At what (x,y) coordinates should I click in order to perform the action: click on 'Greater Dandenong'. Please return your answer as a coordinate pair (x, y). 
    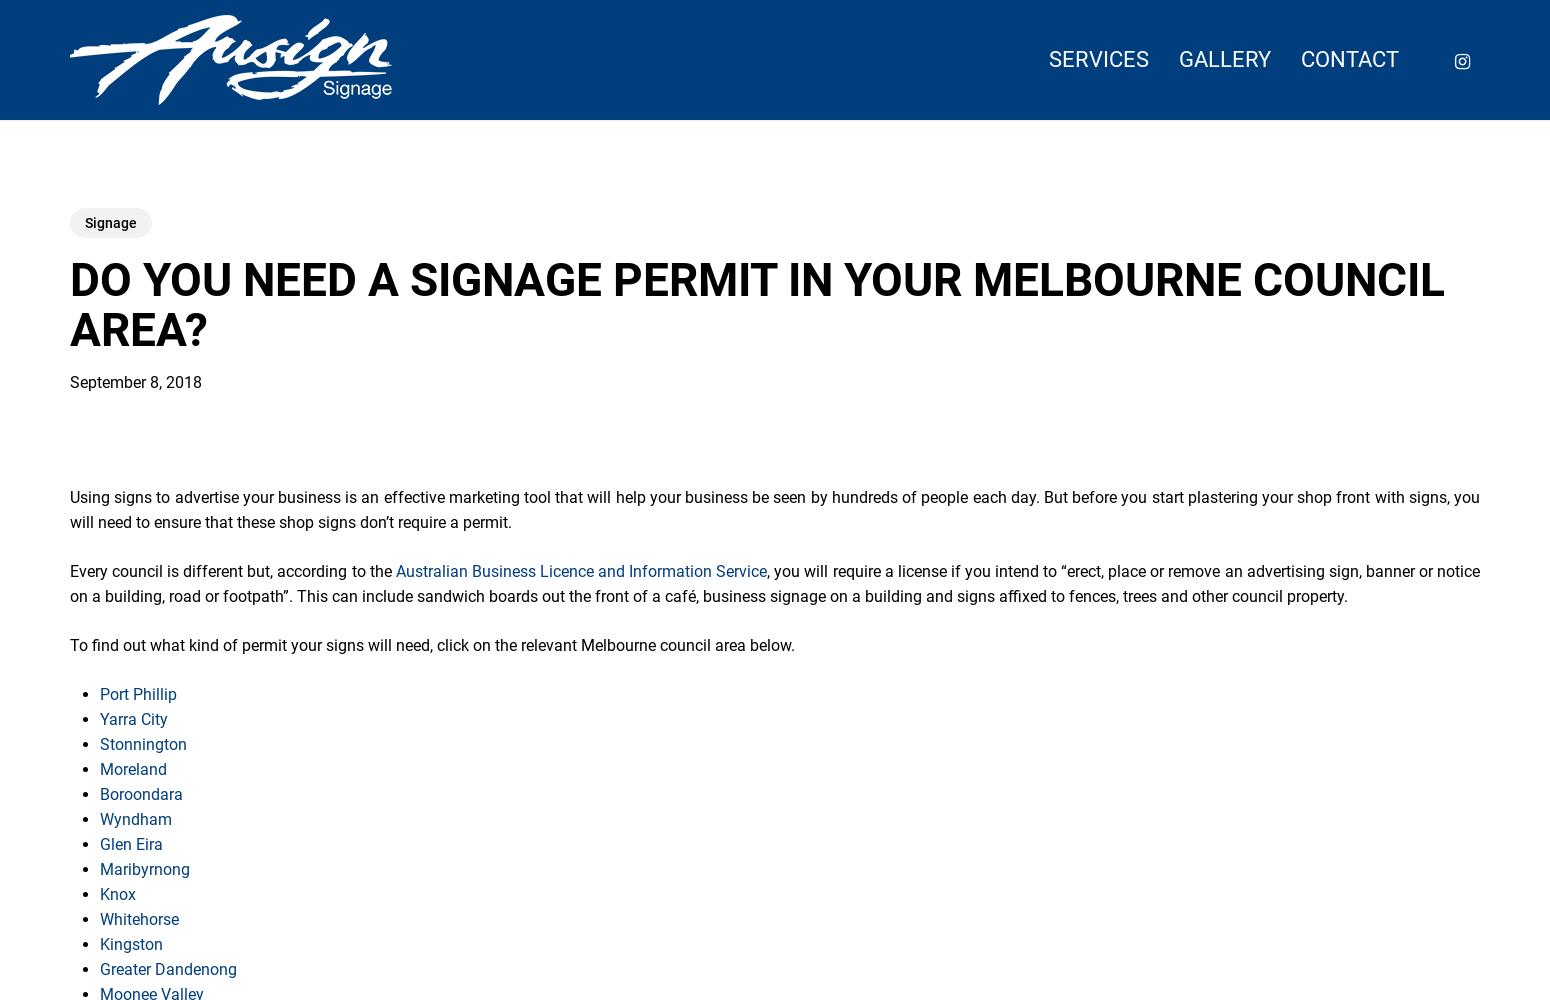
    Looking at the image, I should click on (167, 968).